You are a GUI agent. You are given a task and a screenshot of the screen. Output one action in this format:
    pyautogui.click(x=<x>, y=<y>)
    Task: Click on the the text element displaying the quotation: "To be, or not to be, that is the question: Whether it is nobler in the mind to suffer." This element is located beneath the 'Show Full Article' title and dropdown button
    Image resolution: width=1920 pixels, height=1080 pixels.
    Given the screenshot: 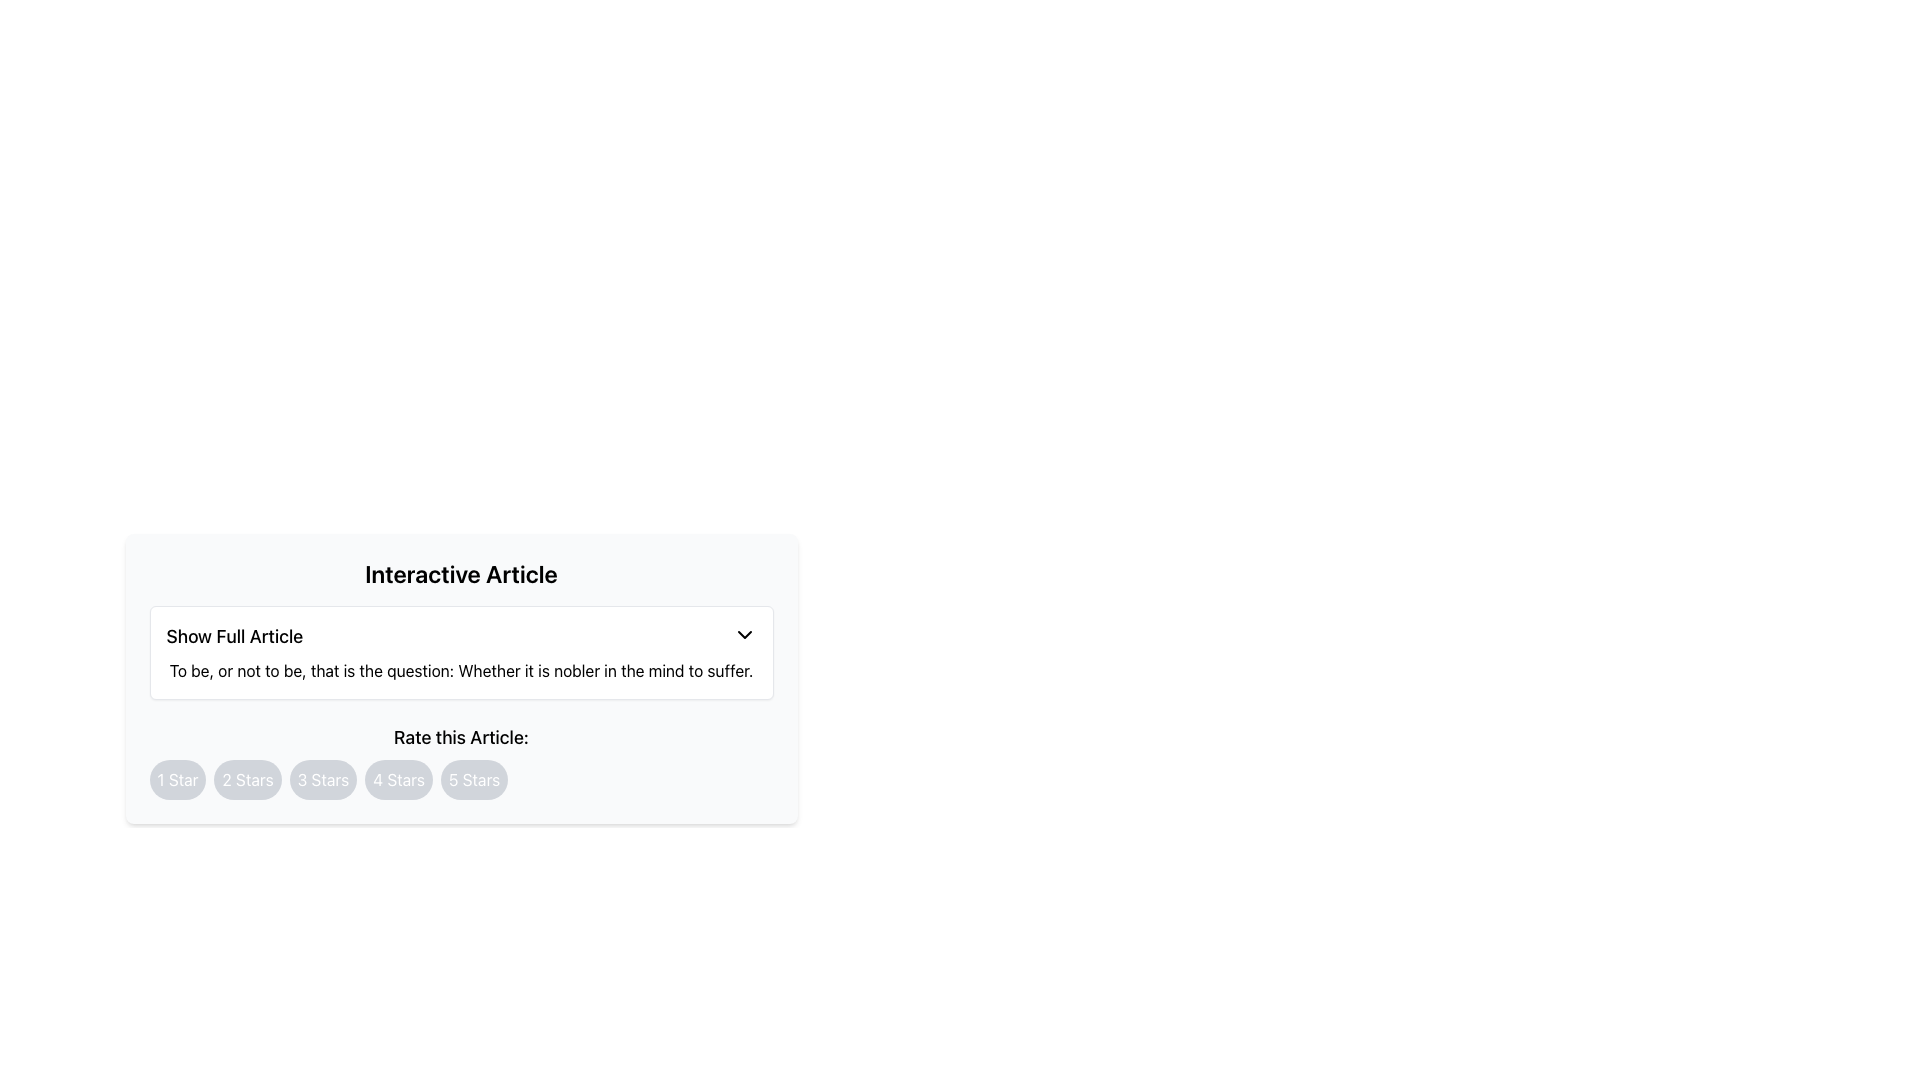 What is the action you would take?
    pyautogui.click(x=460, y=671)
    